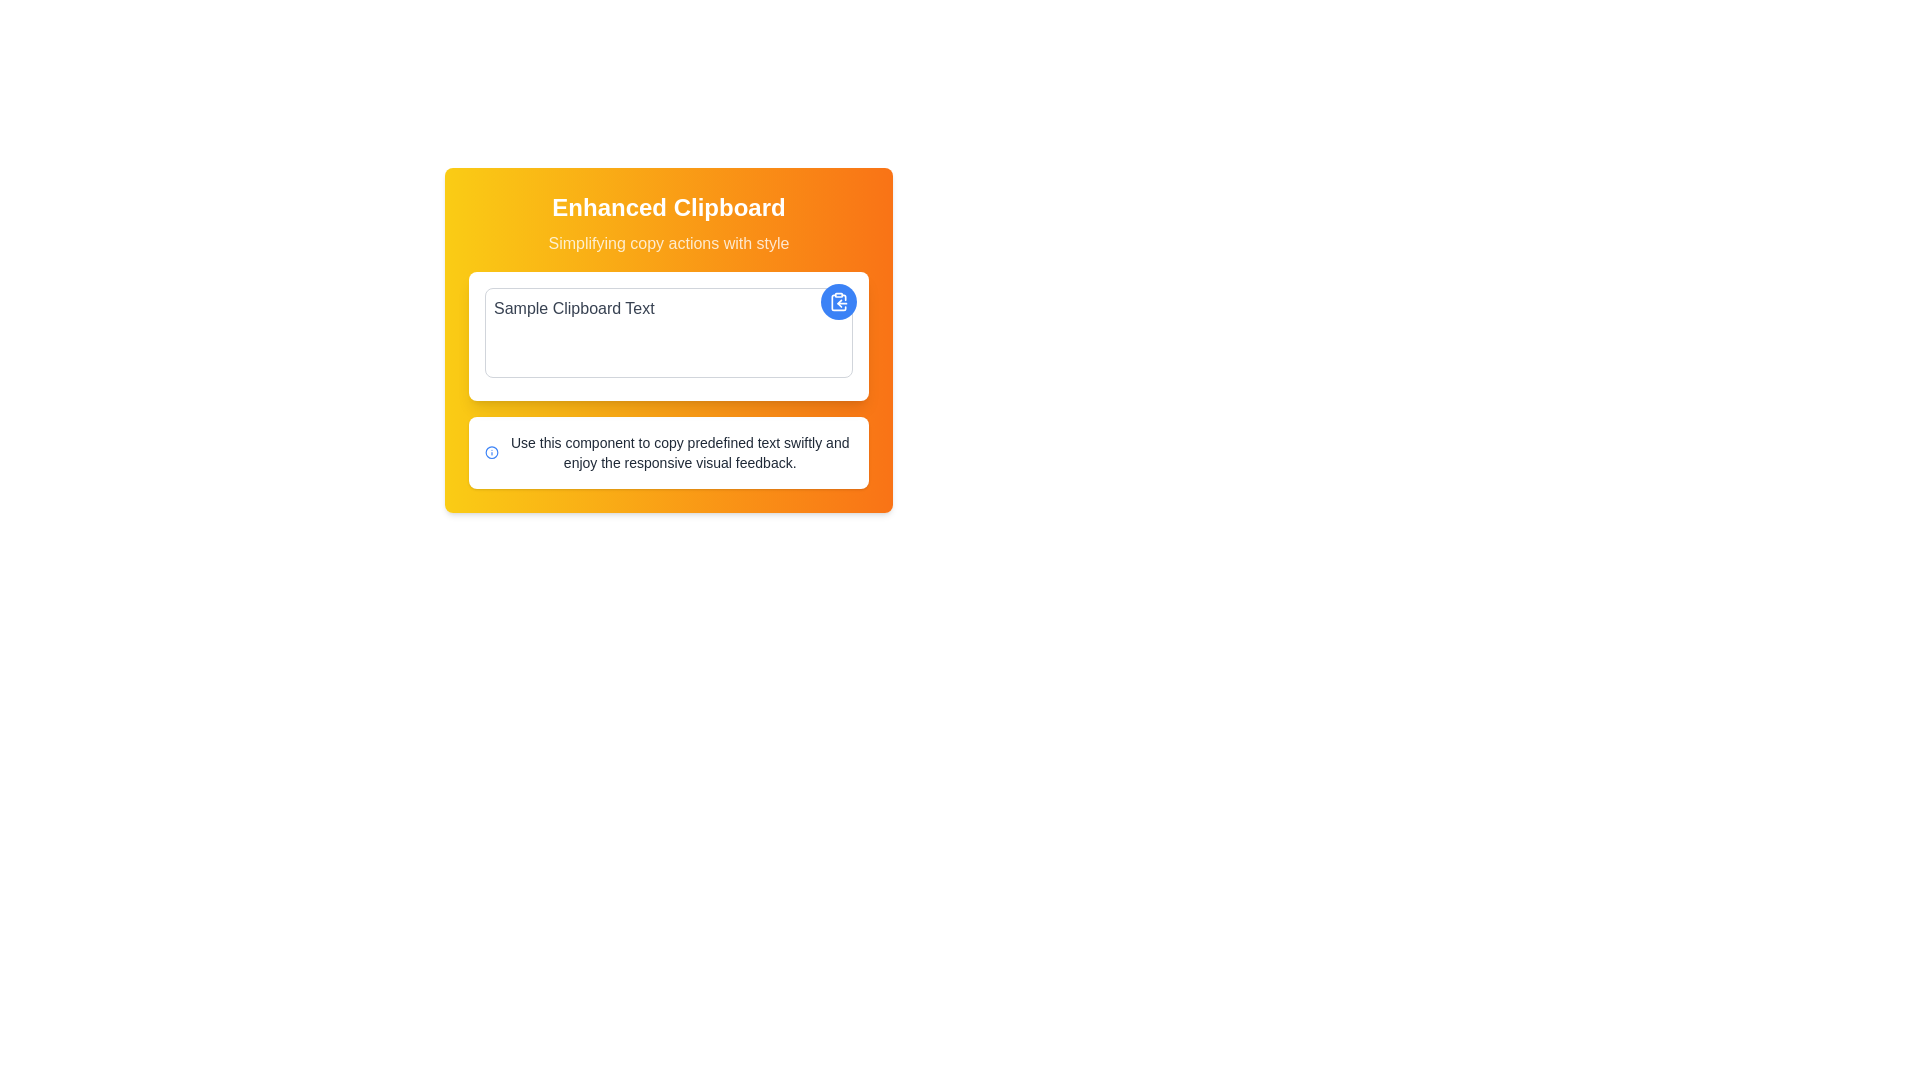  Describe the element at coordinates (668, 242) in the screenshot. I see `the Text Label that provides supportive context to the main title 'Enhanced Clipboard', located directly beneath it and centered horizontally within the interface` at that location.